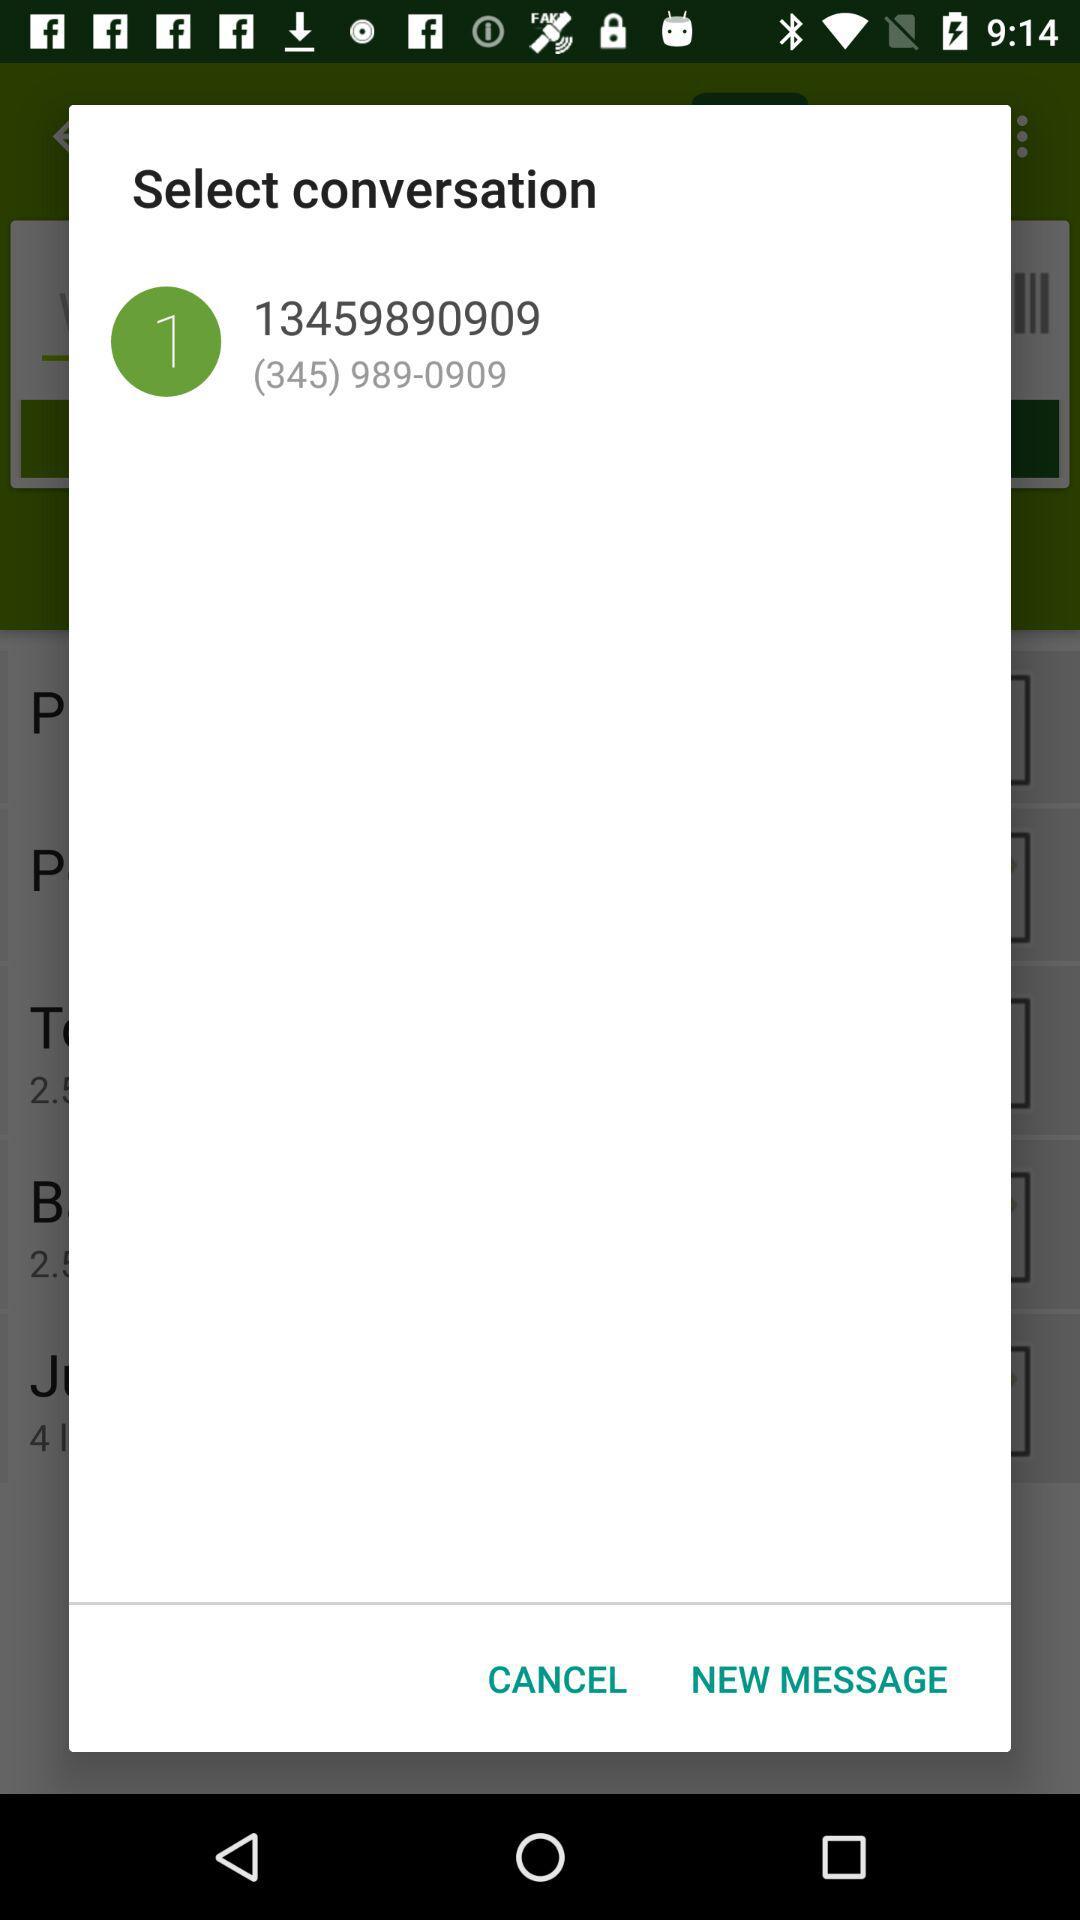 This screenshot has width=1080, height=1920. What do you see at coordinates (819, 1678) in the screenshot?
I see `the item to the right of the cancel icon` at bounding box center [819, 1678].